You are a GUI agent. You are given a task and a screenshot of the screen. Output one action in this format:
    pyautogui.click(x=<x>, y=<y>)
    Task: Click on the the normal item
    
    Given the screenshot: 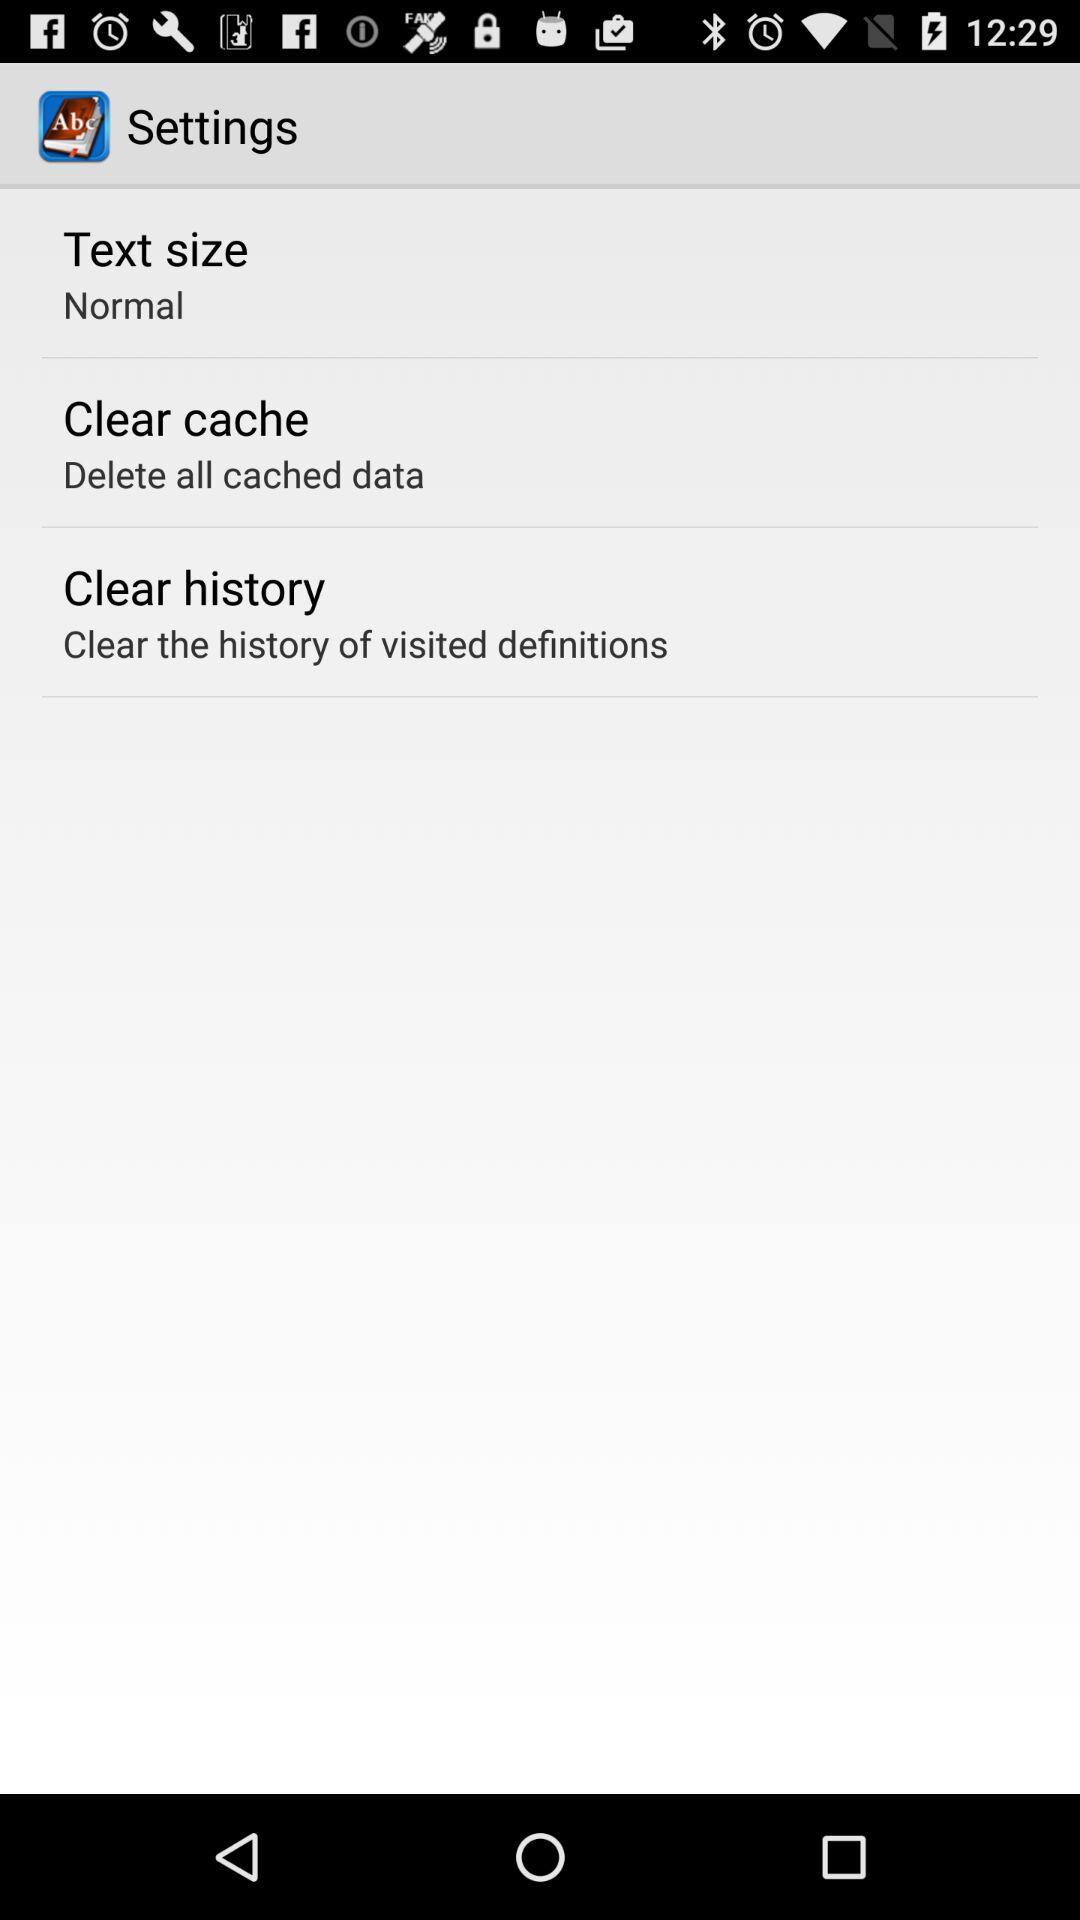 What is the action you would take?
    pyautogui.click(x=123, y=303)
    